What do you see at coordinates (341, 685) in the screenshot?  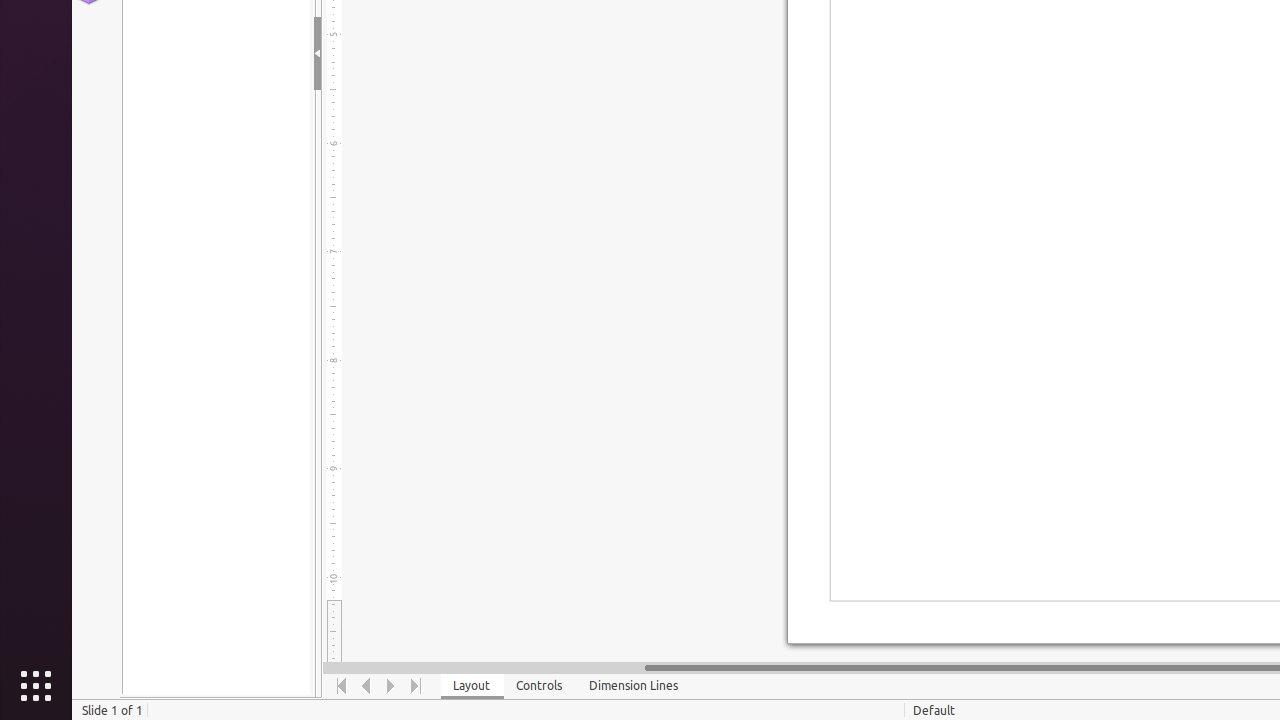 I see `'Move To Home'` at bounding box center [341, 685].